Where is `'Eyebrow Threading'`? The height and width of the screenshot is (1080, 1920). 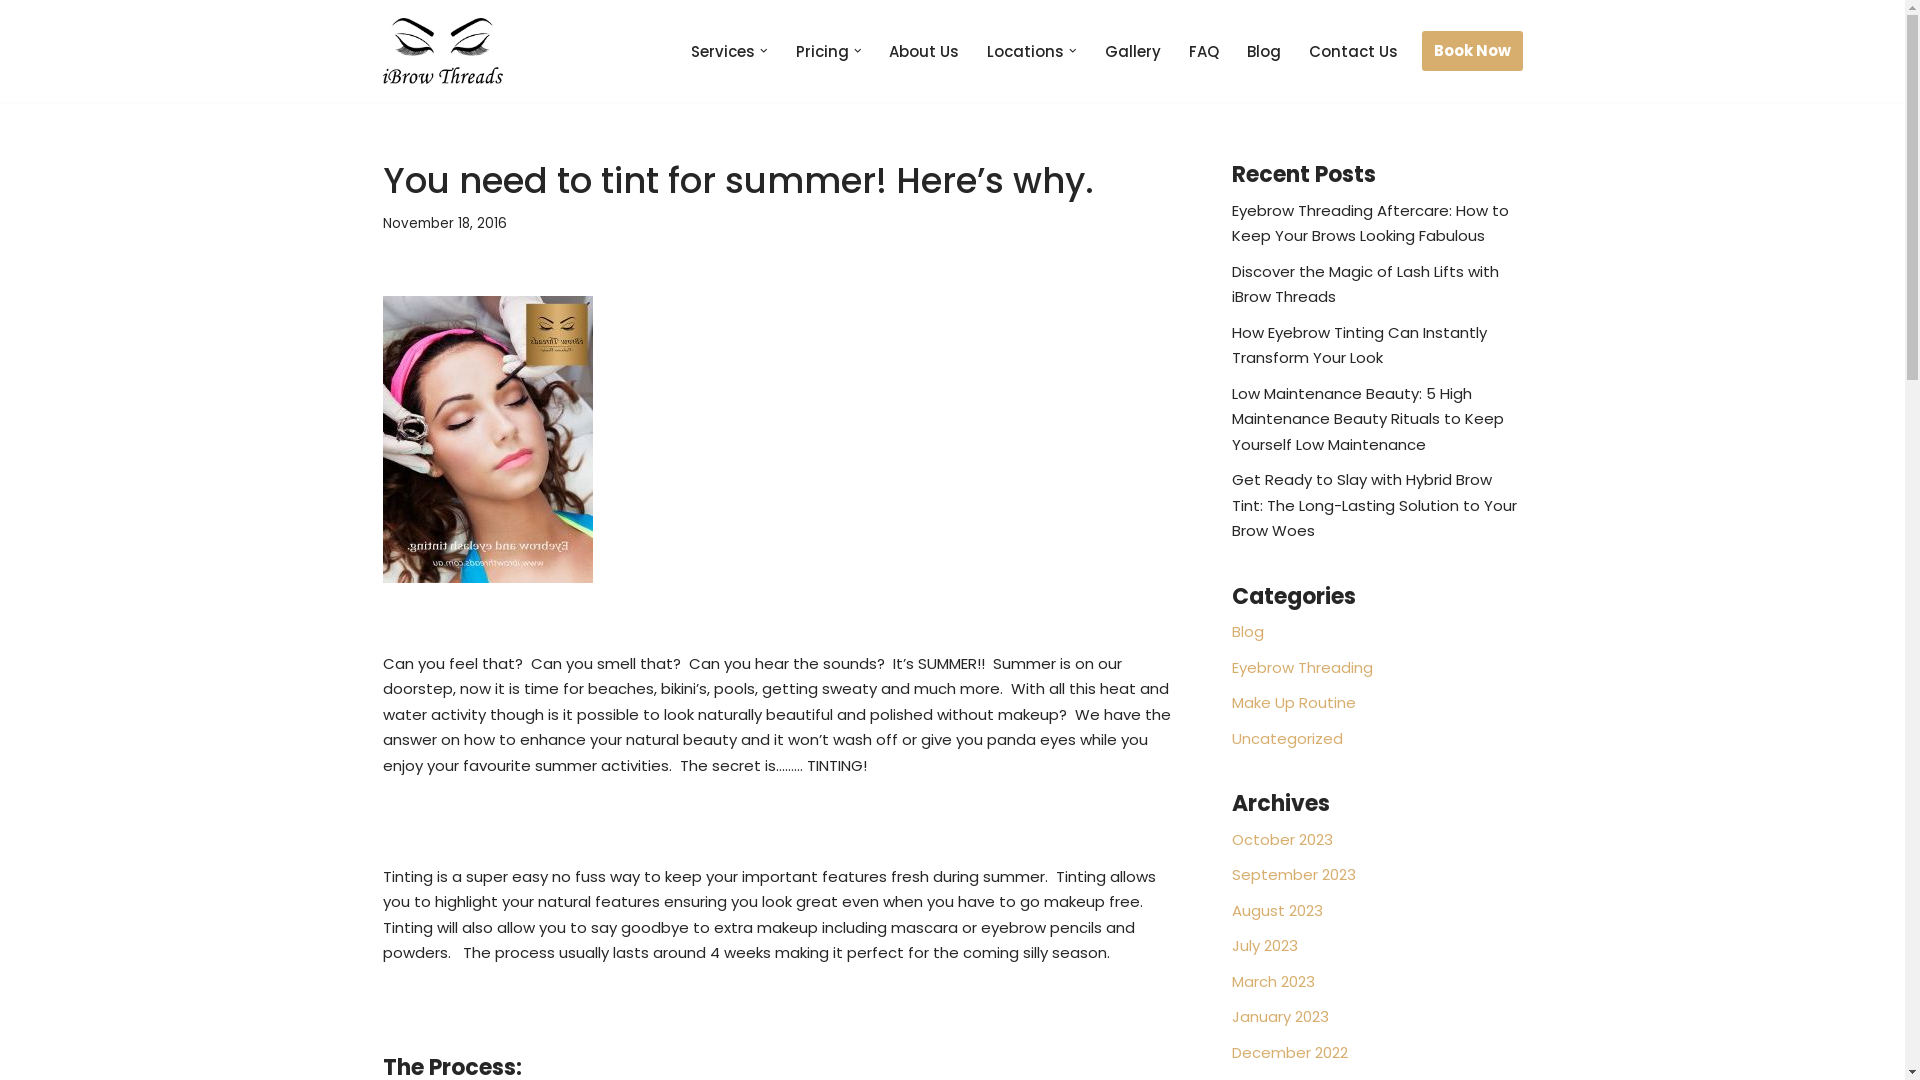 'Eyebrow Threading' is located at coordinates (1302, 667).